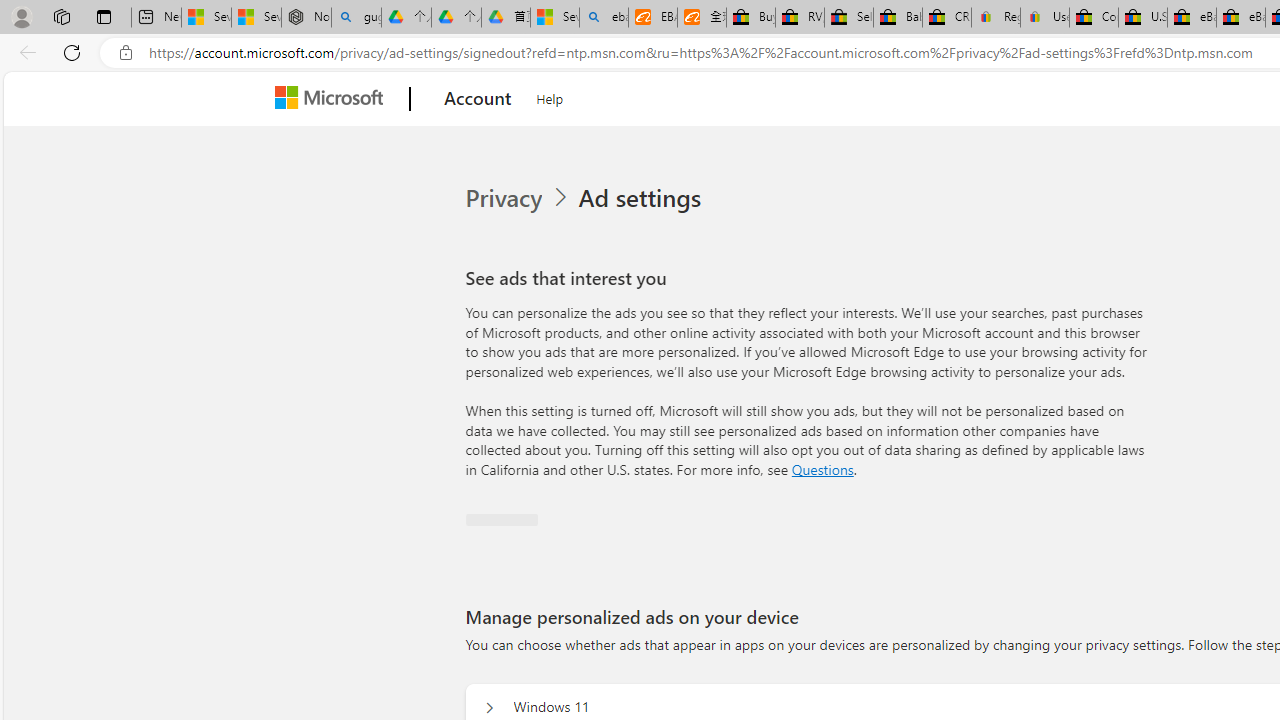 This screenshot has width=1280, height=720. I want to click on 'guge yunpan - Search', so click(356, 17).